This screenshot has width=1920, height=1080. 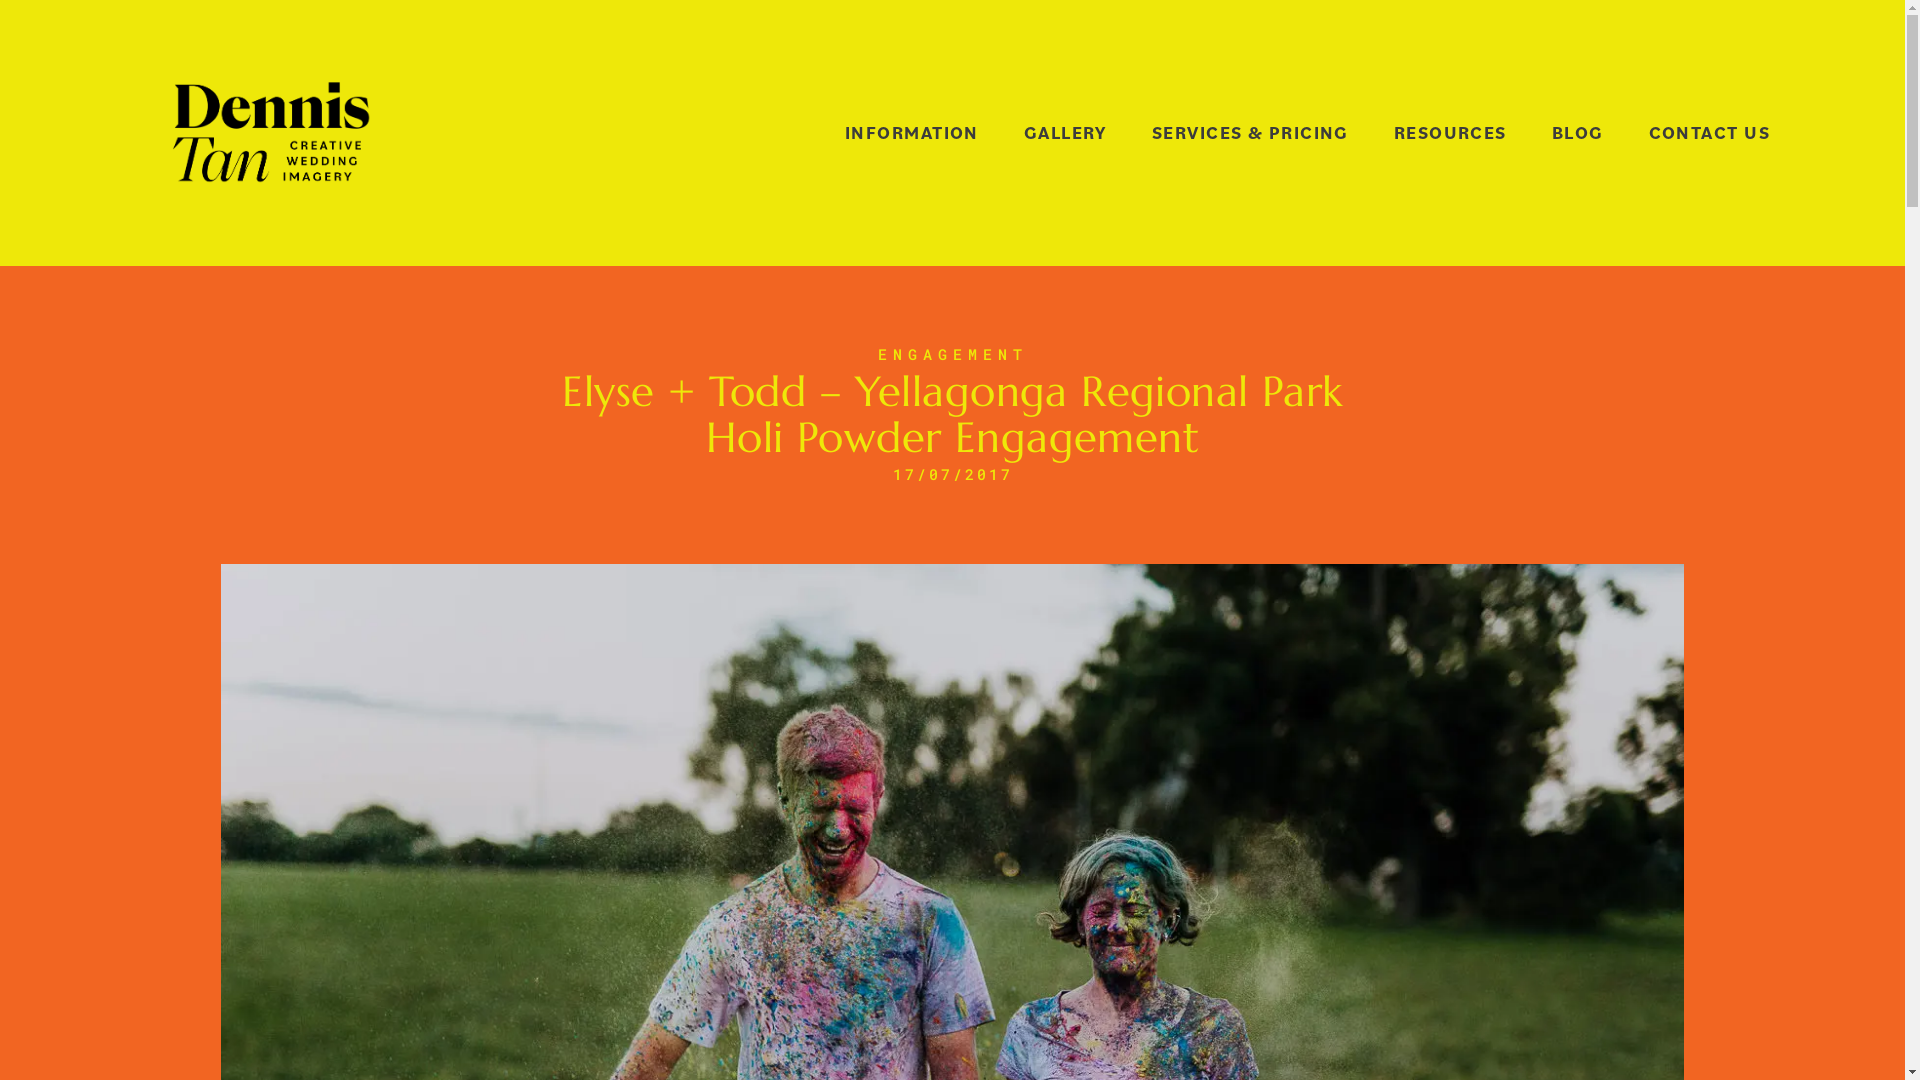 I want to click on 'ENGAGEMENT', so click(x=952, y=353).